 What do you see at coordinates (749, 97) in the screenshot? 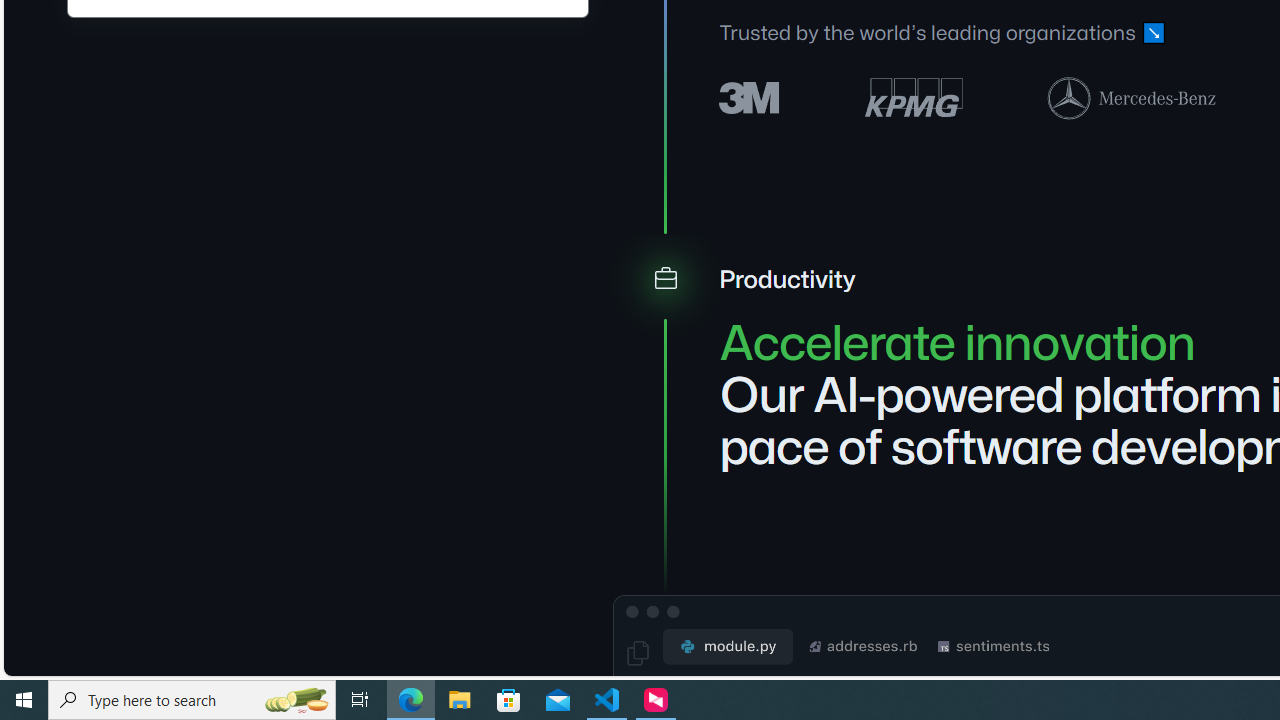
I see `'3M logo'` at bounding box center [749, 97].